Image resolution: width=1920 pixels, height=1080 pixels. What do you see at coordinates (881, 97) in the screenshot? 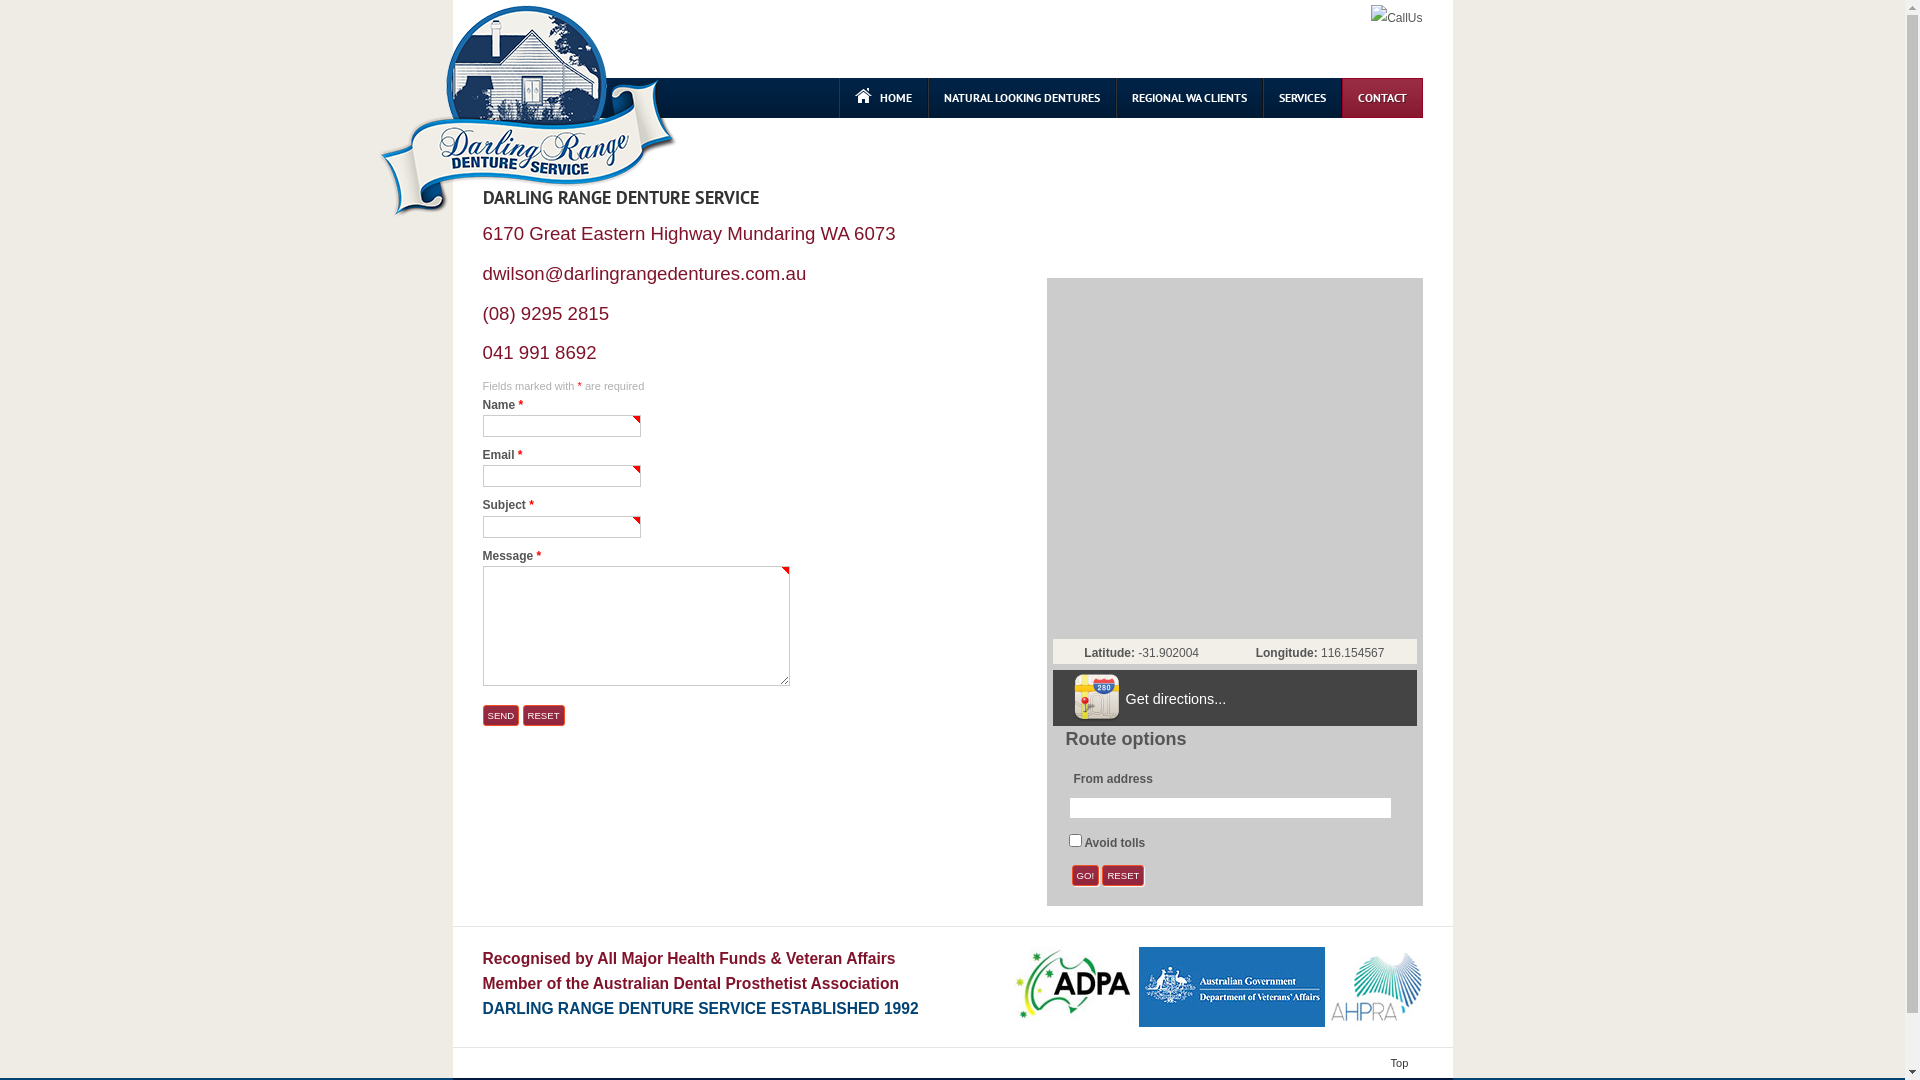
I see `'HOME'` at bounding box center [881, 97].